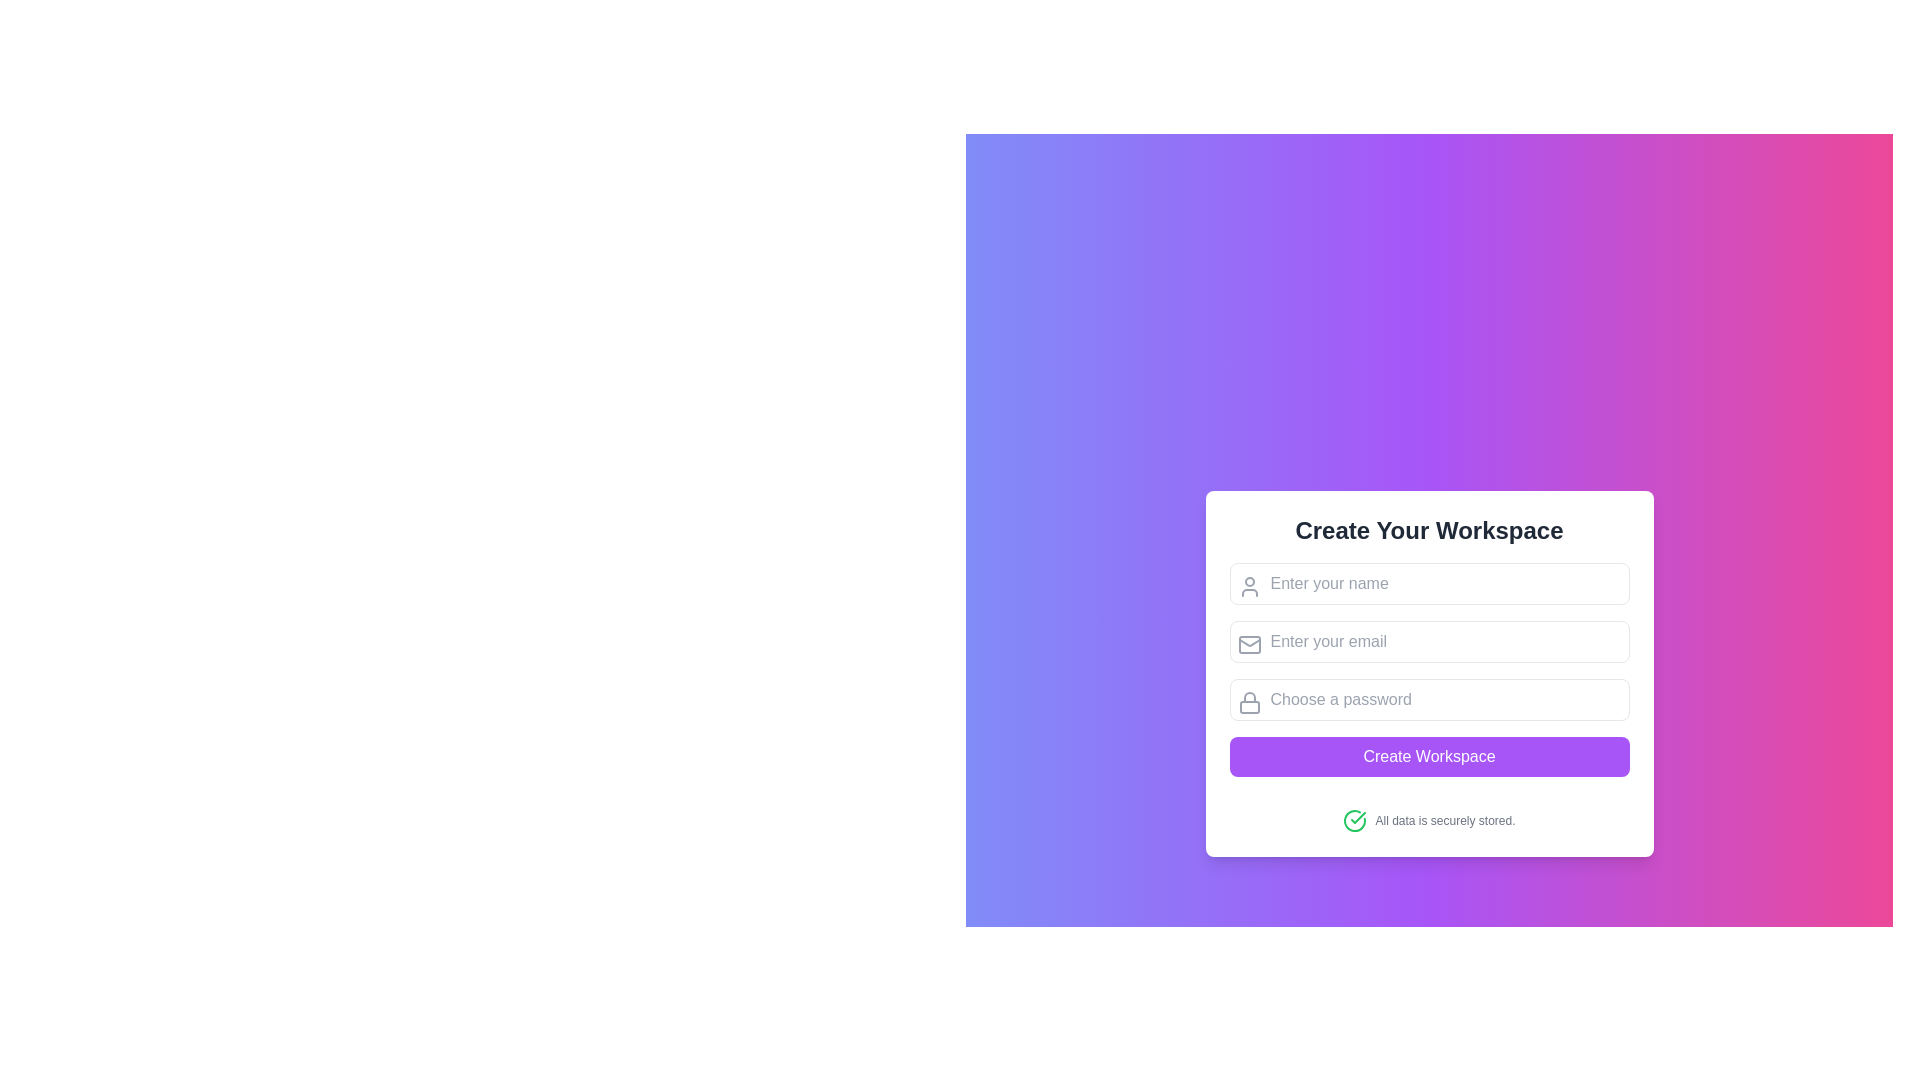 The width and height of the screenshot is (1920, 1080). What do you see at coordinates (1428, 641) in the screenshot?
I see `the Email input field in the 'Create Your Workspace' form to observe the focus effects` at bounding box center [1428, 641].